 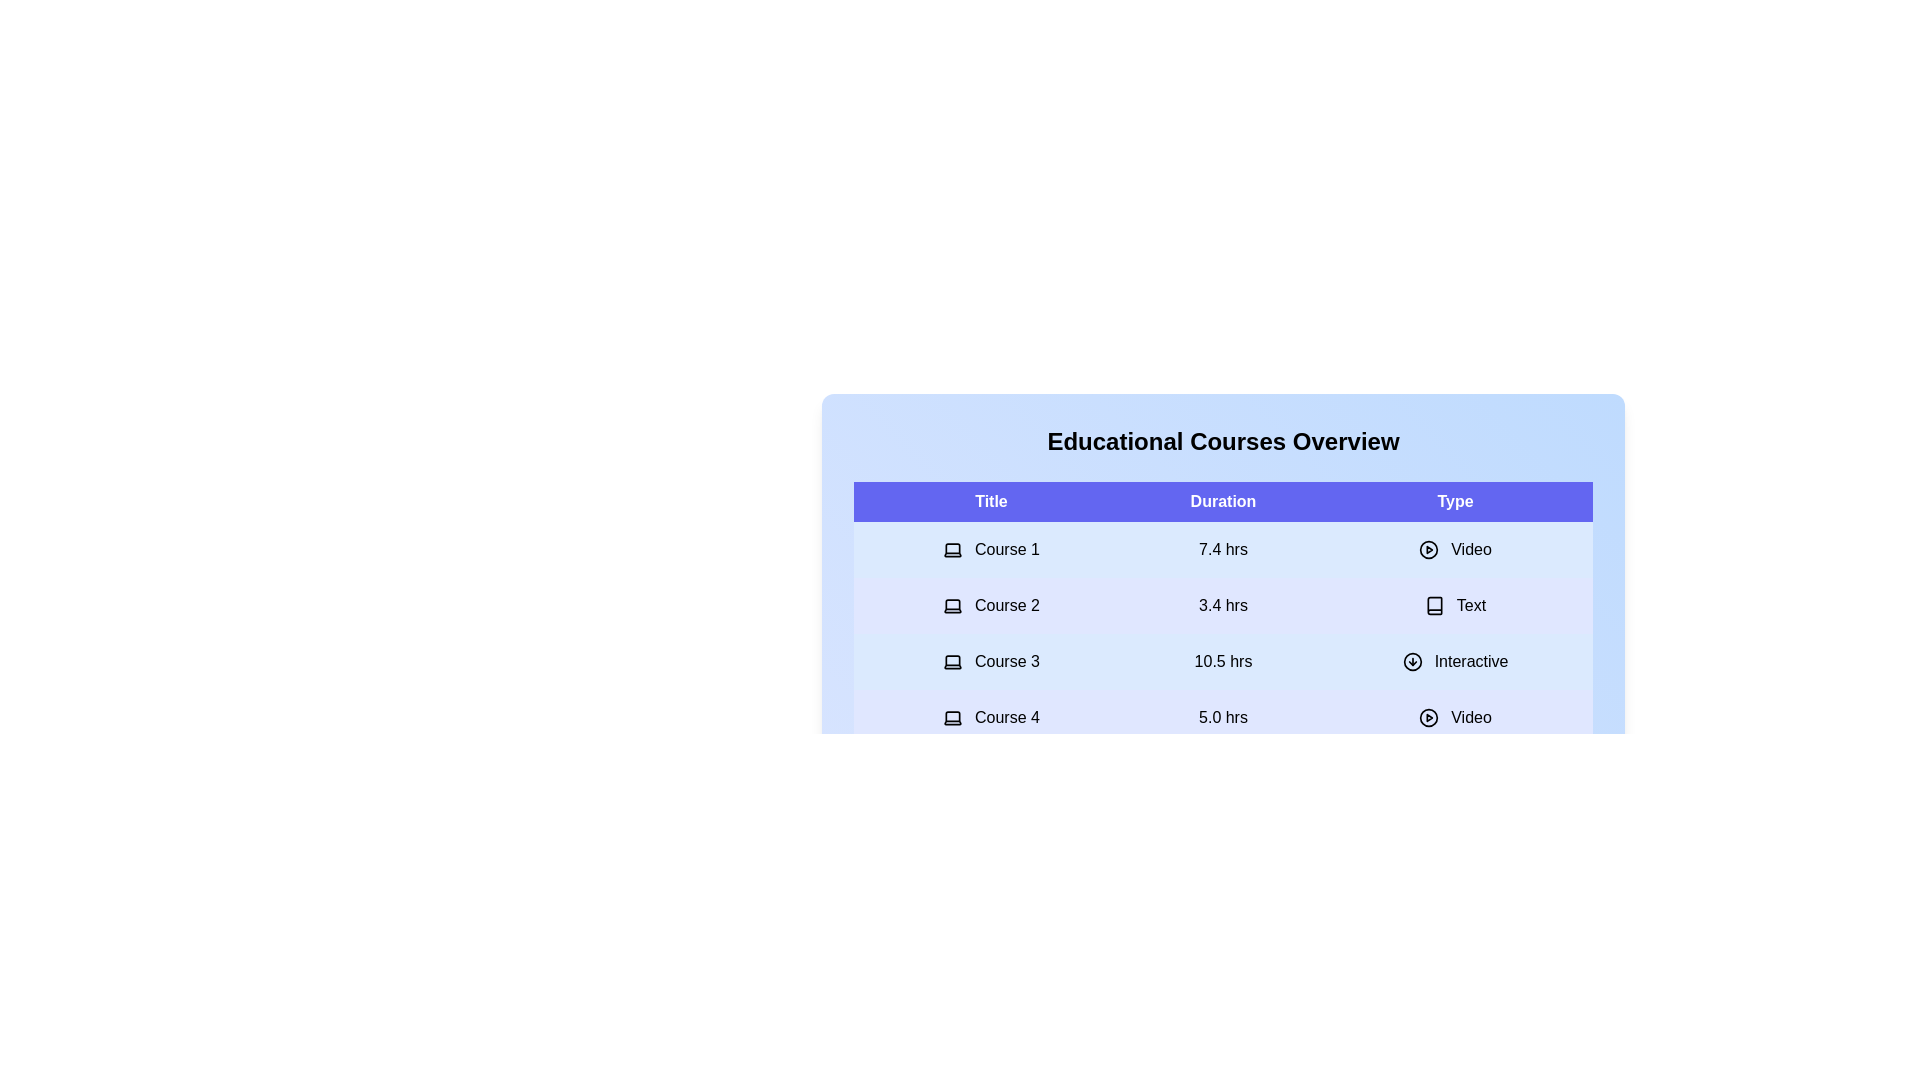 What do you see at coordinates (1433, 604) in the screenshot?
I see `the type icon for the course with title 'Course 2'` at bounding box center [1433, 604].